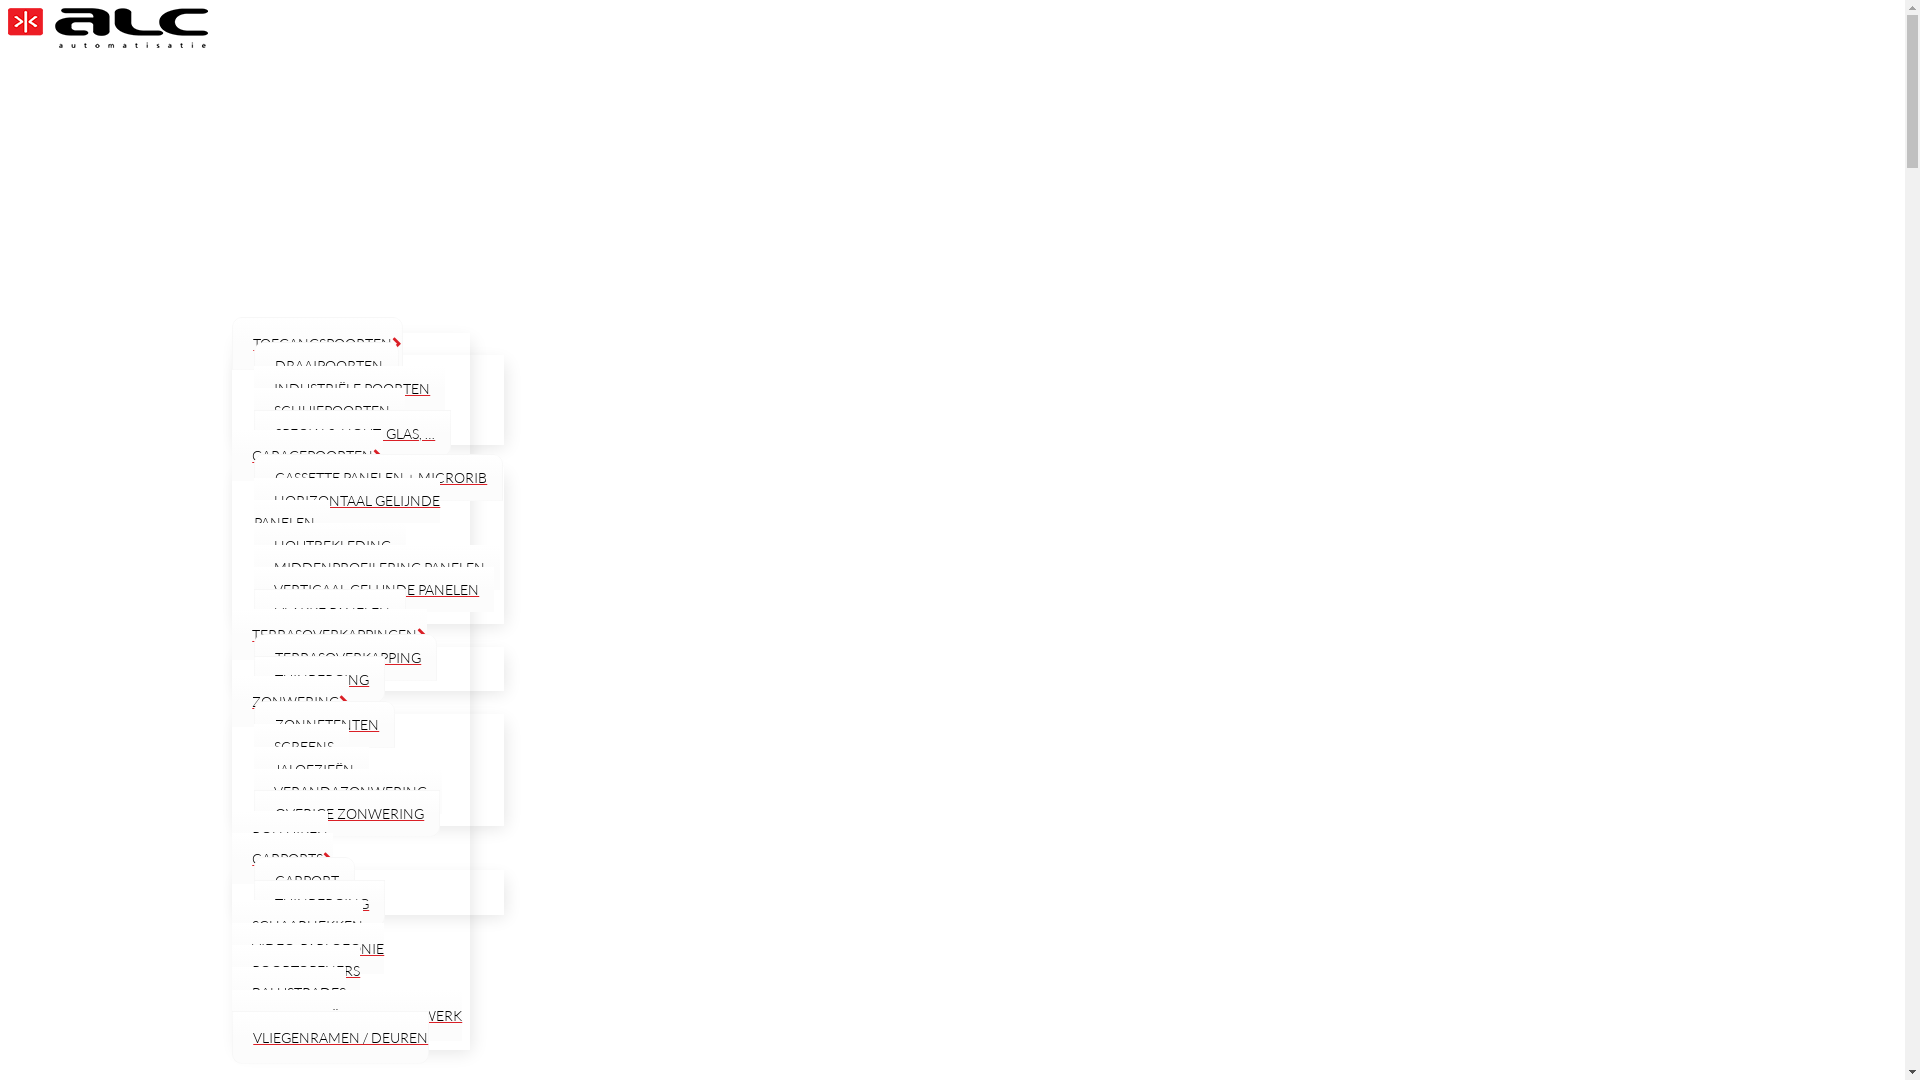 The height and width of the screenshot is (1080, 1920). What do you see at coordinates (378, 477) in the screenshot?
I see `'CASSETTE PANELEN + MICRORIB'` at bounding box center [378, 477].